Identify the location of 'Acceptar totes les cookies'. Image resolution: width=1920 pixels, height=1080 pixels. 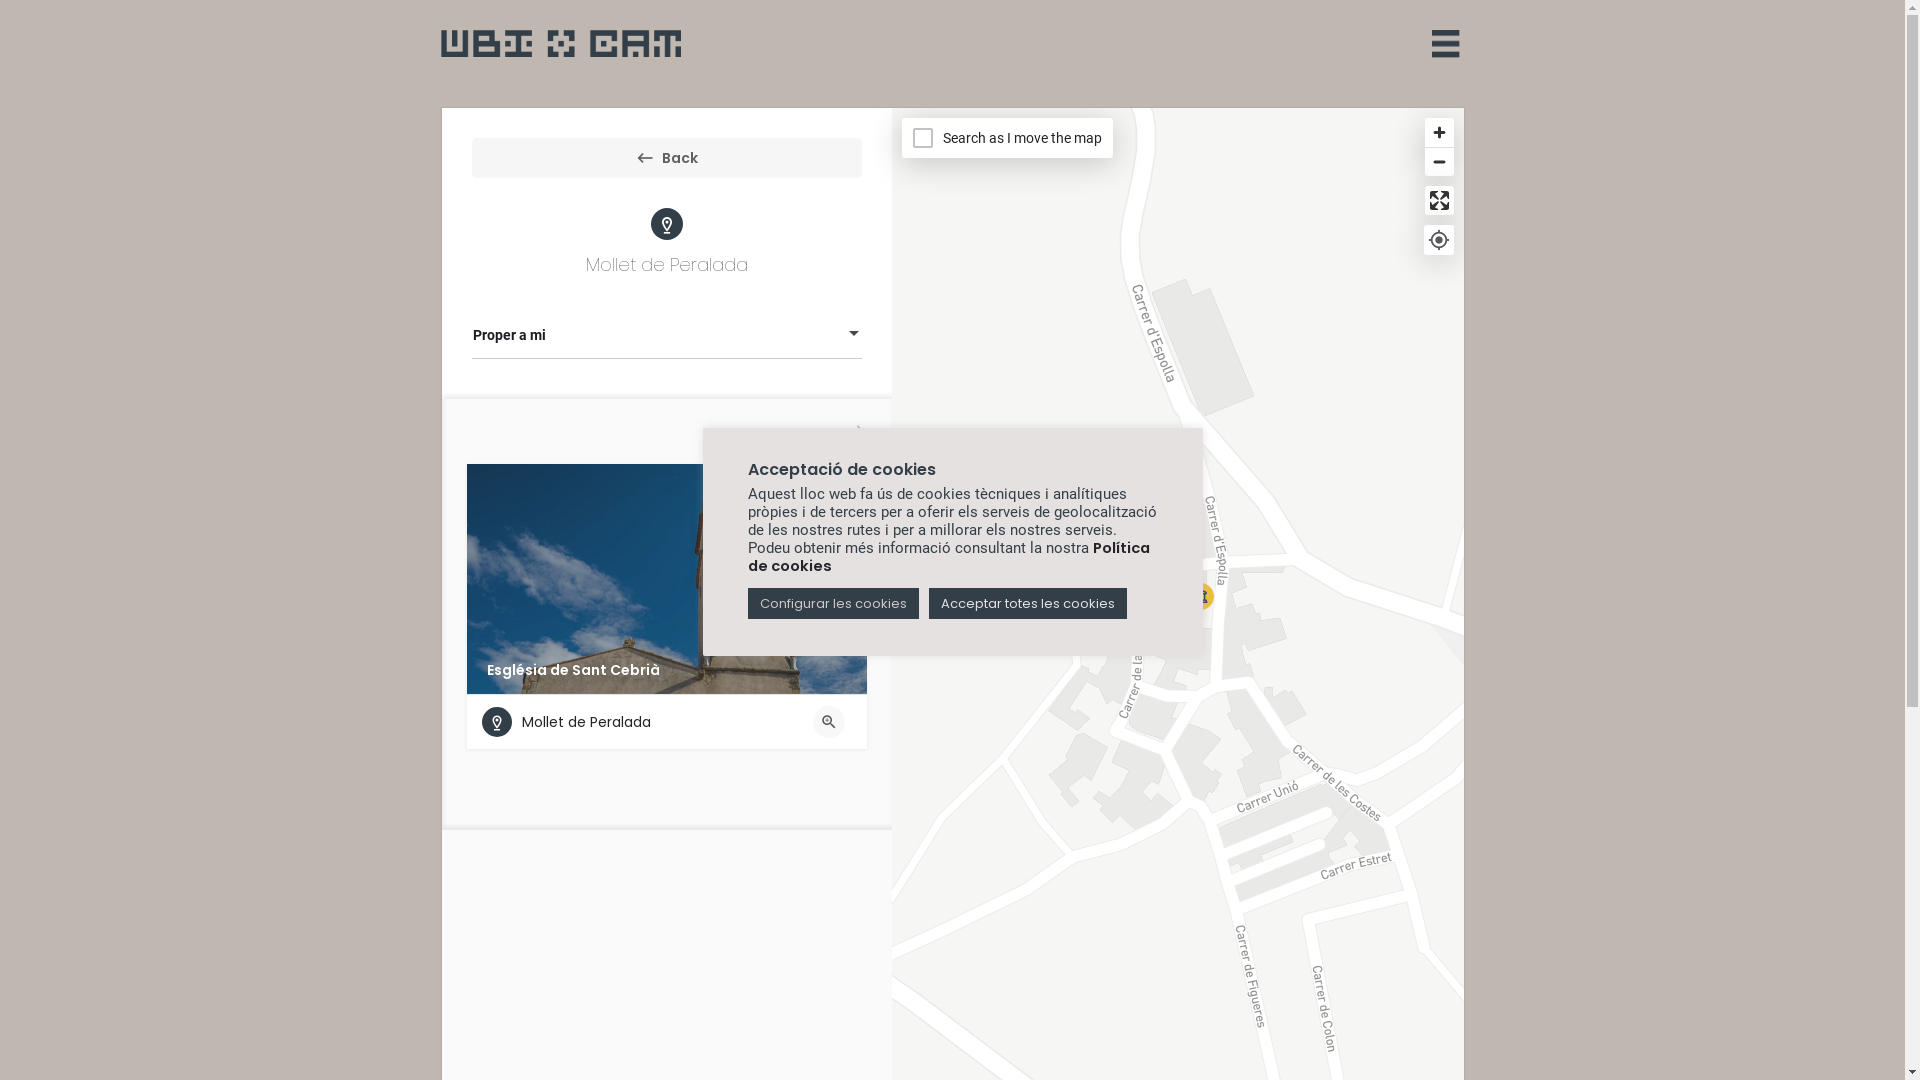
(1027, 602).